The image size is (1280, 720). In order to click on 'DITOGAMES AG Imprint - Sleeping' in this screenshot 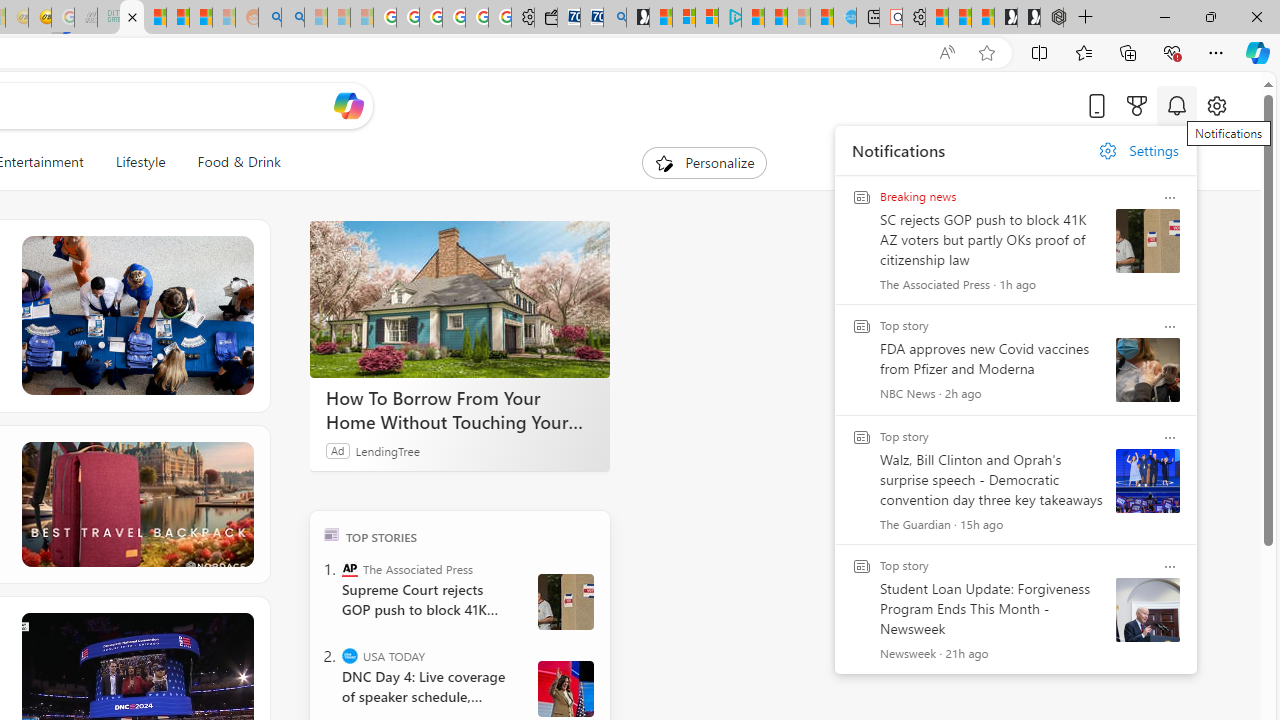, I will do `click(108, 17)`.